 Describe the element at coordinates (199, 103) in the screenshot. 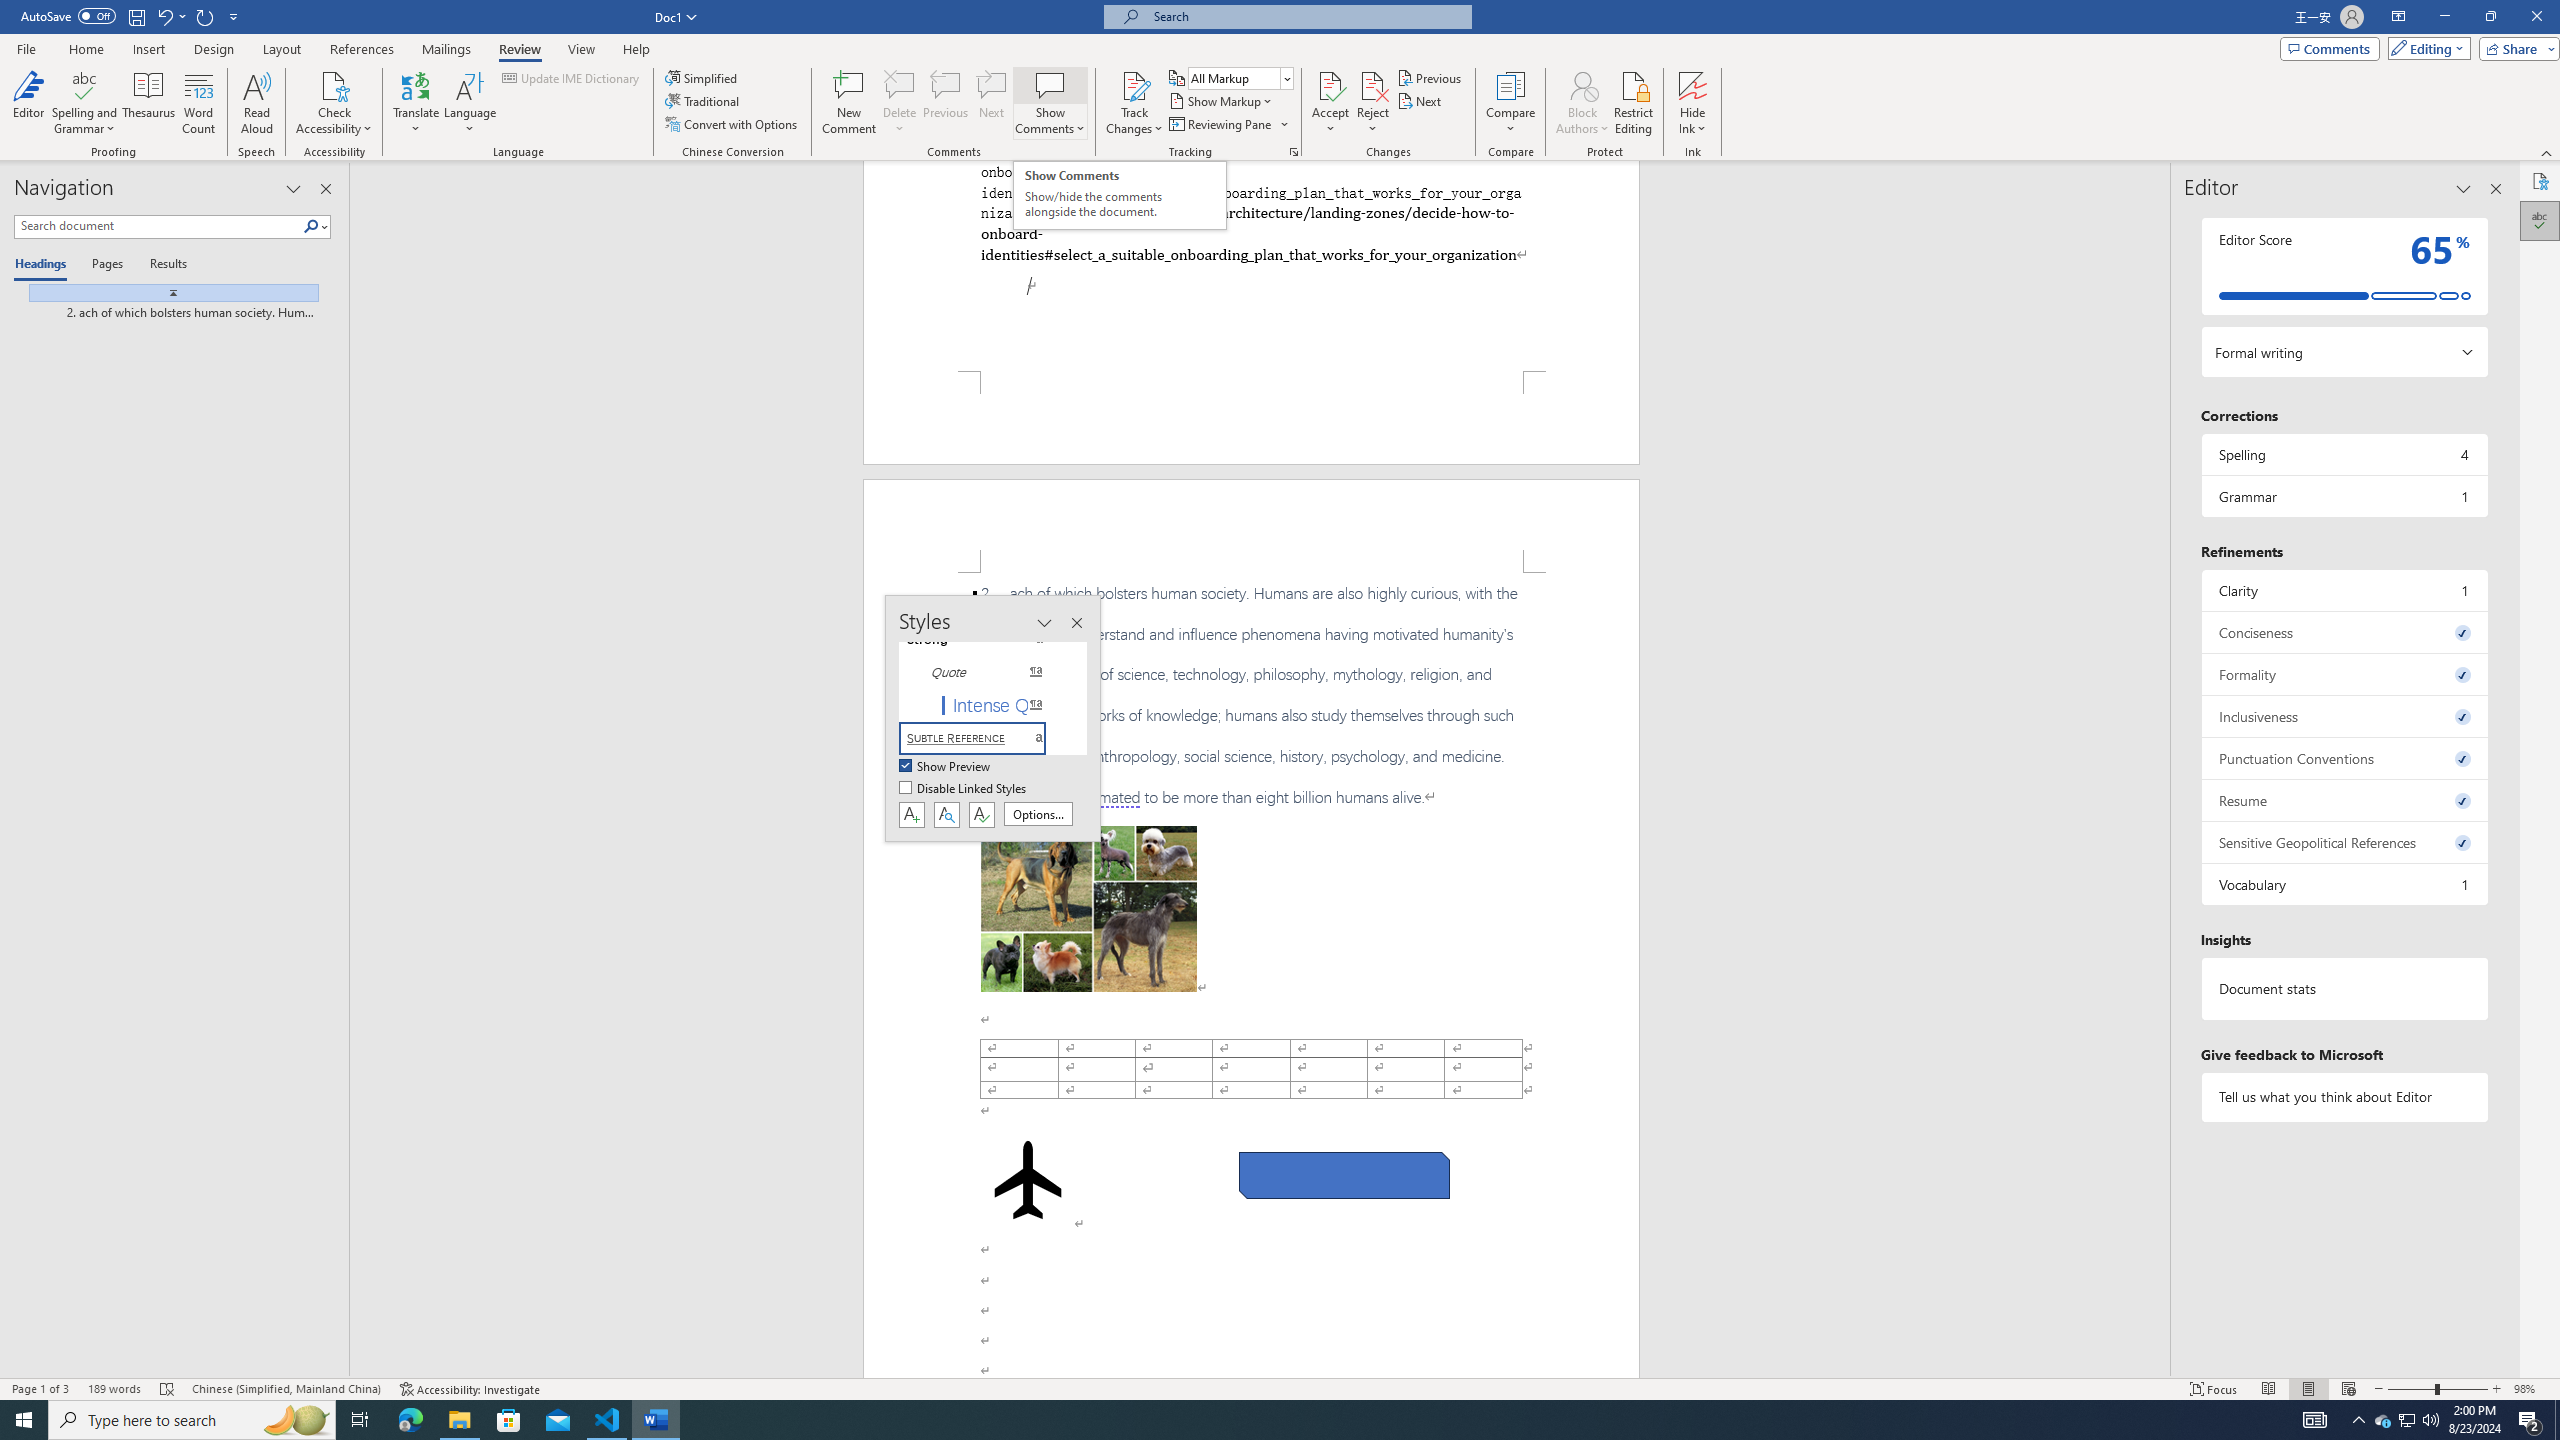

I see `'Word Count'` at that location.